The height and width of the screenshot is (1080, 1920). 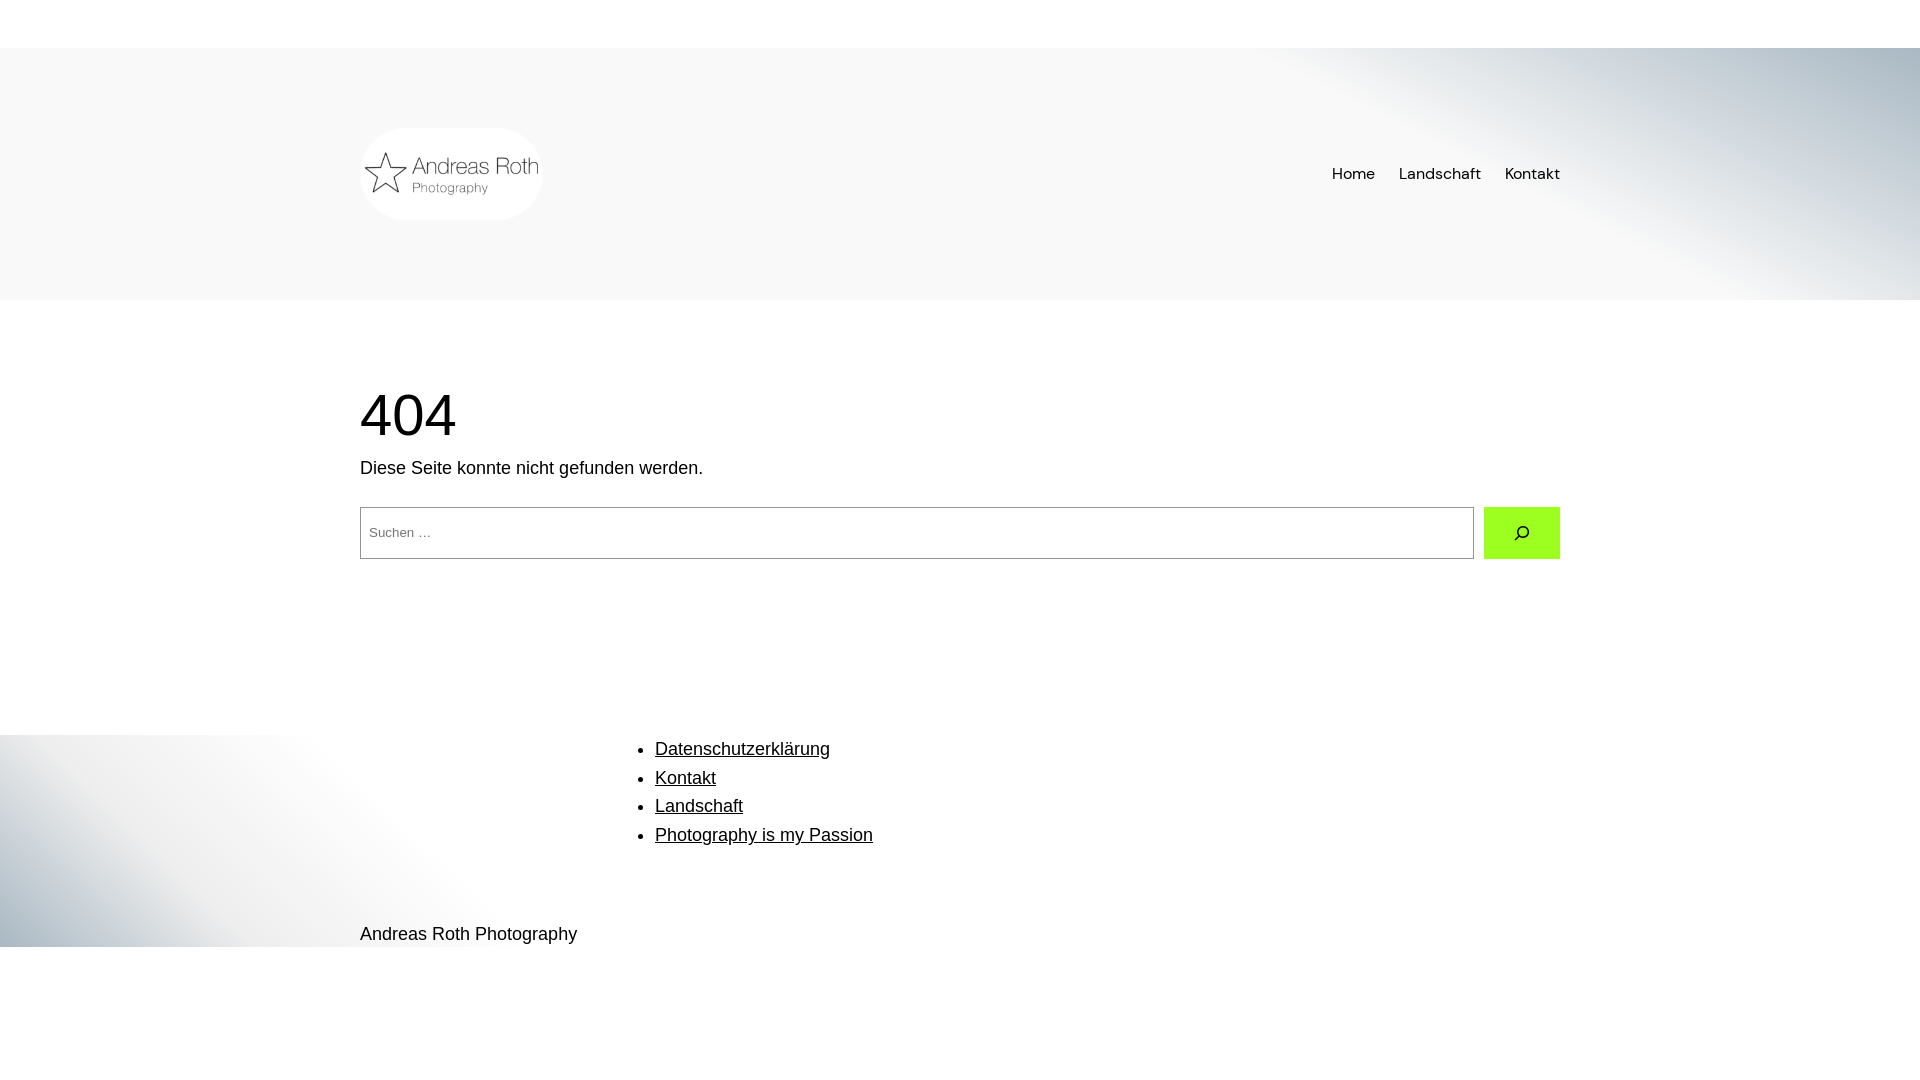 What do you see at coordinates (685, 777) in the screenshot?
I see `'Kontakt'` at bounding box center [685, 777].